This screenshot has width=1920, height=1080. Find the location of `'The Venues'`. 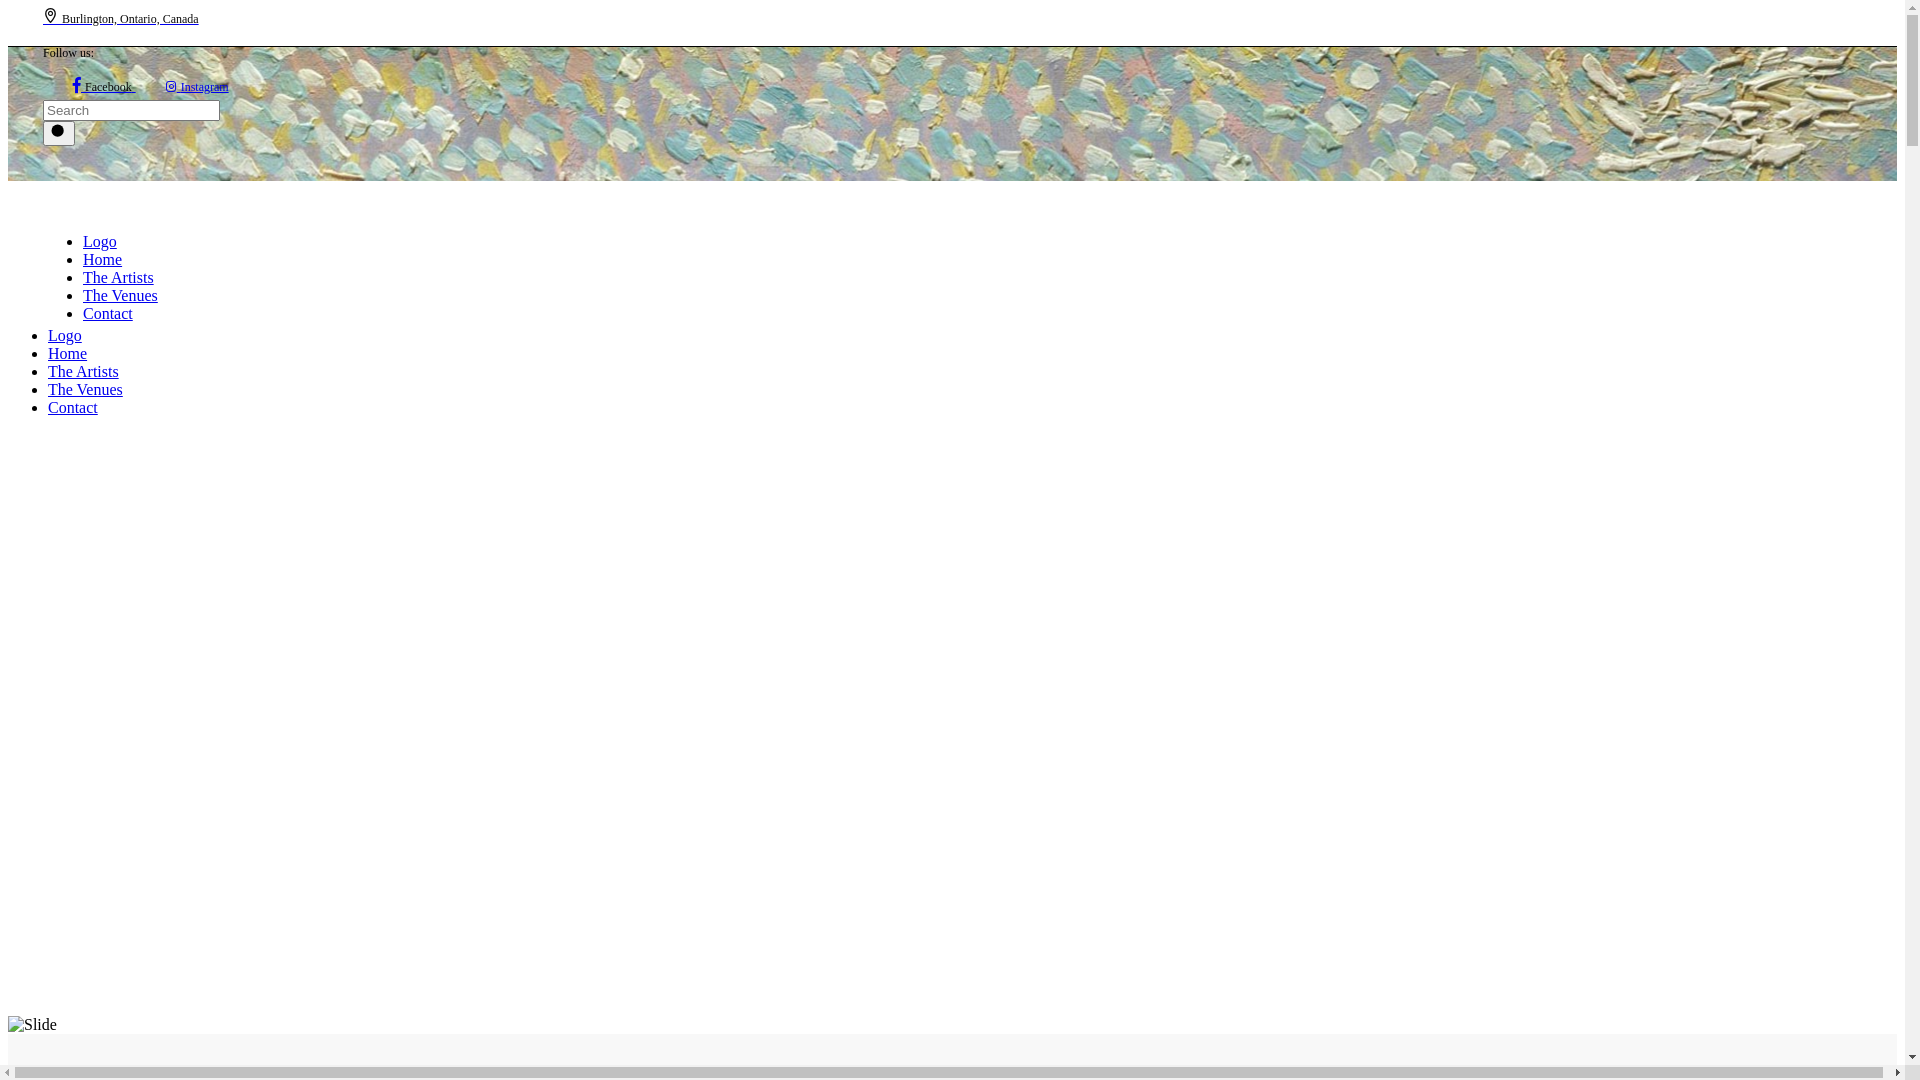

'The Venues' is located at coordinates (84, 389).